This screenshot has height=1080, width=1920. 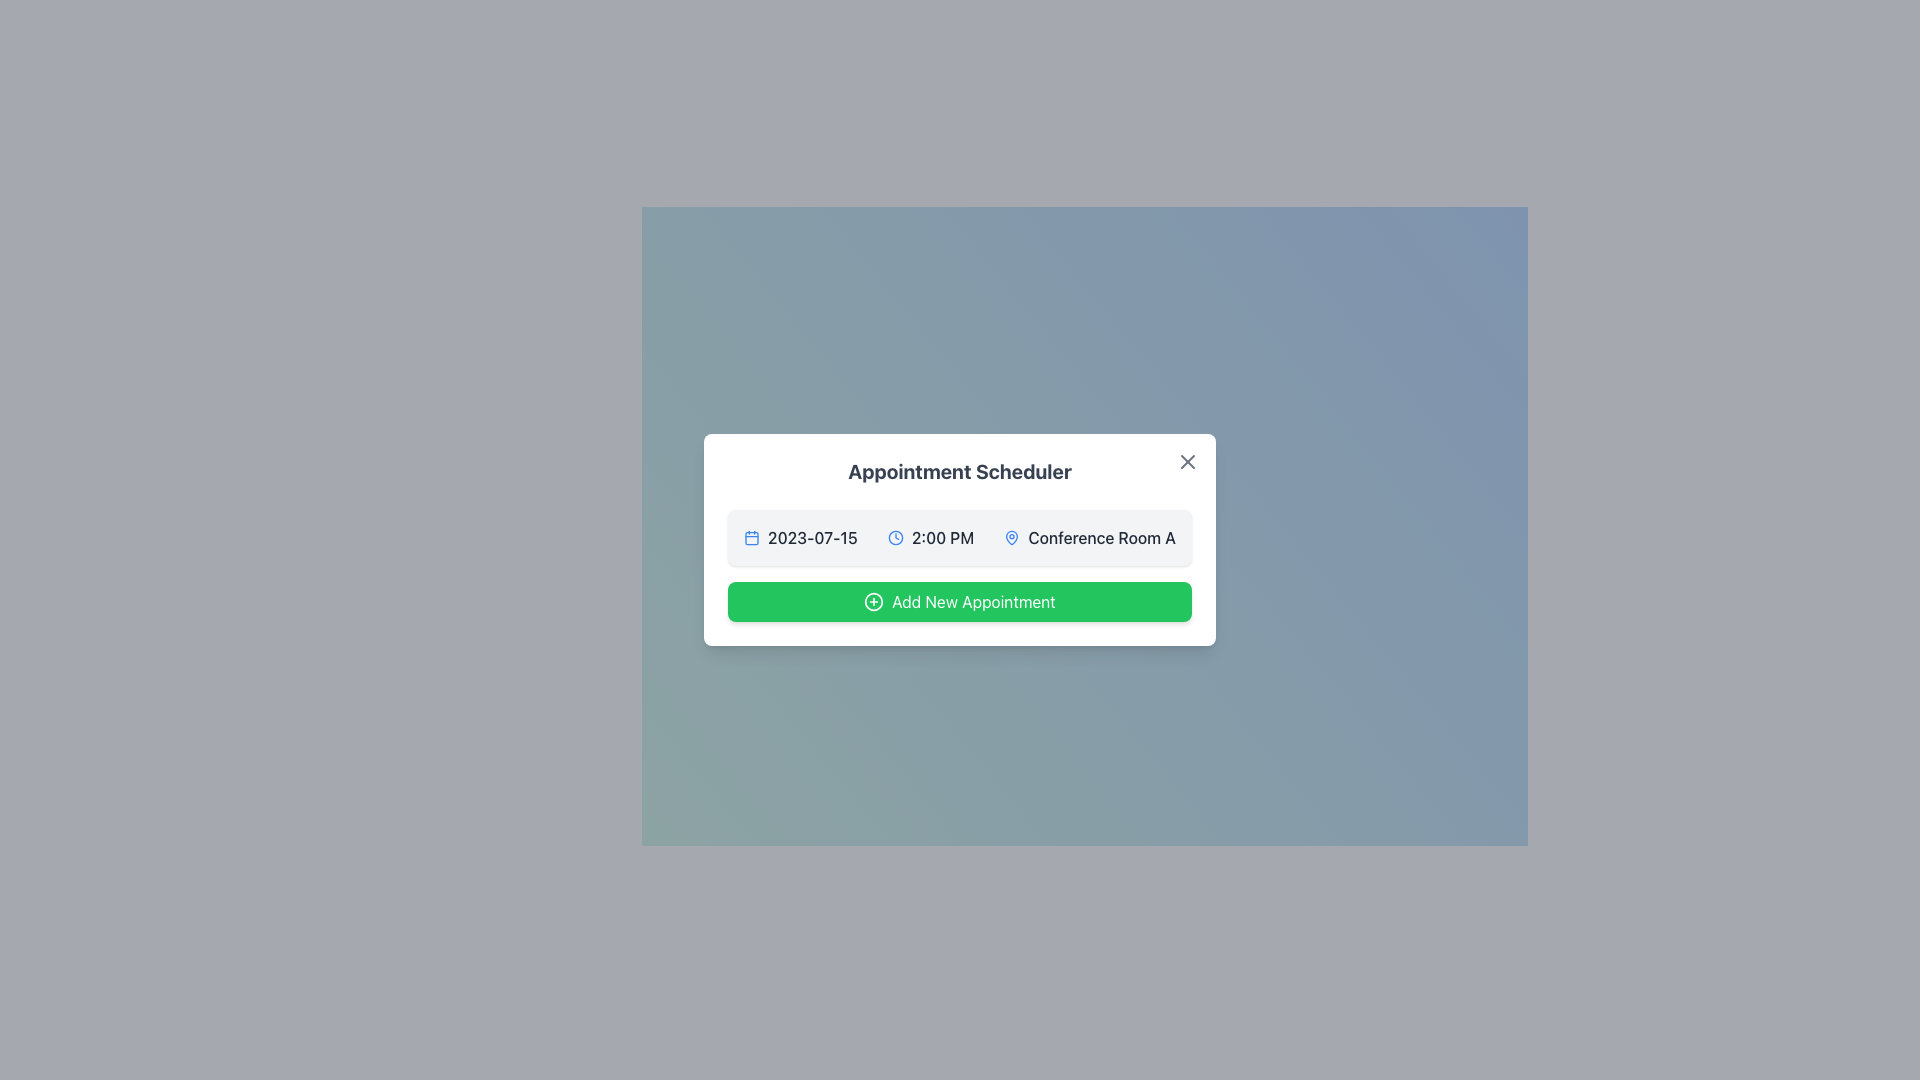 What do you see at coordinates (930, 536) in the screenshot?
I see `the Text Label with Icon that provides information about the scheduled time of an event, positioned between the date '2023-07-15' and 'Conference Room A'` at bounding box center [930, 536].